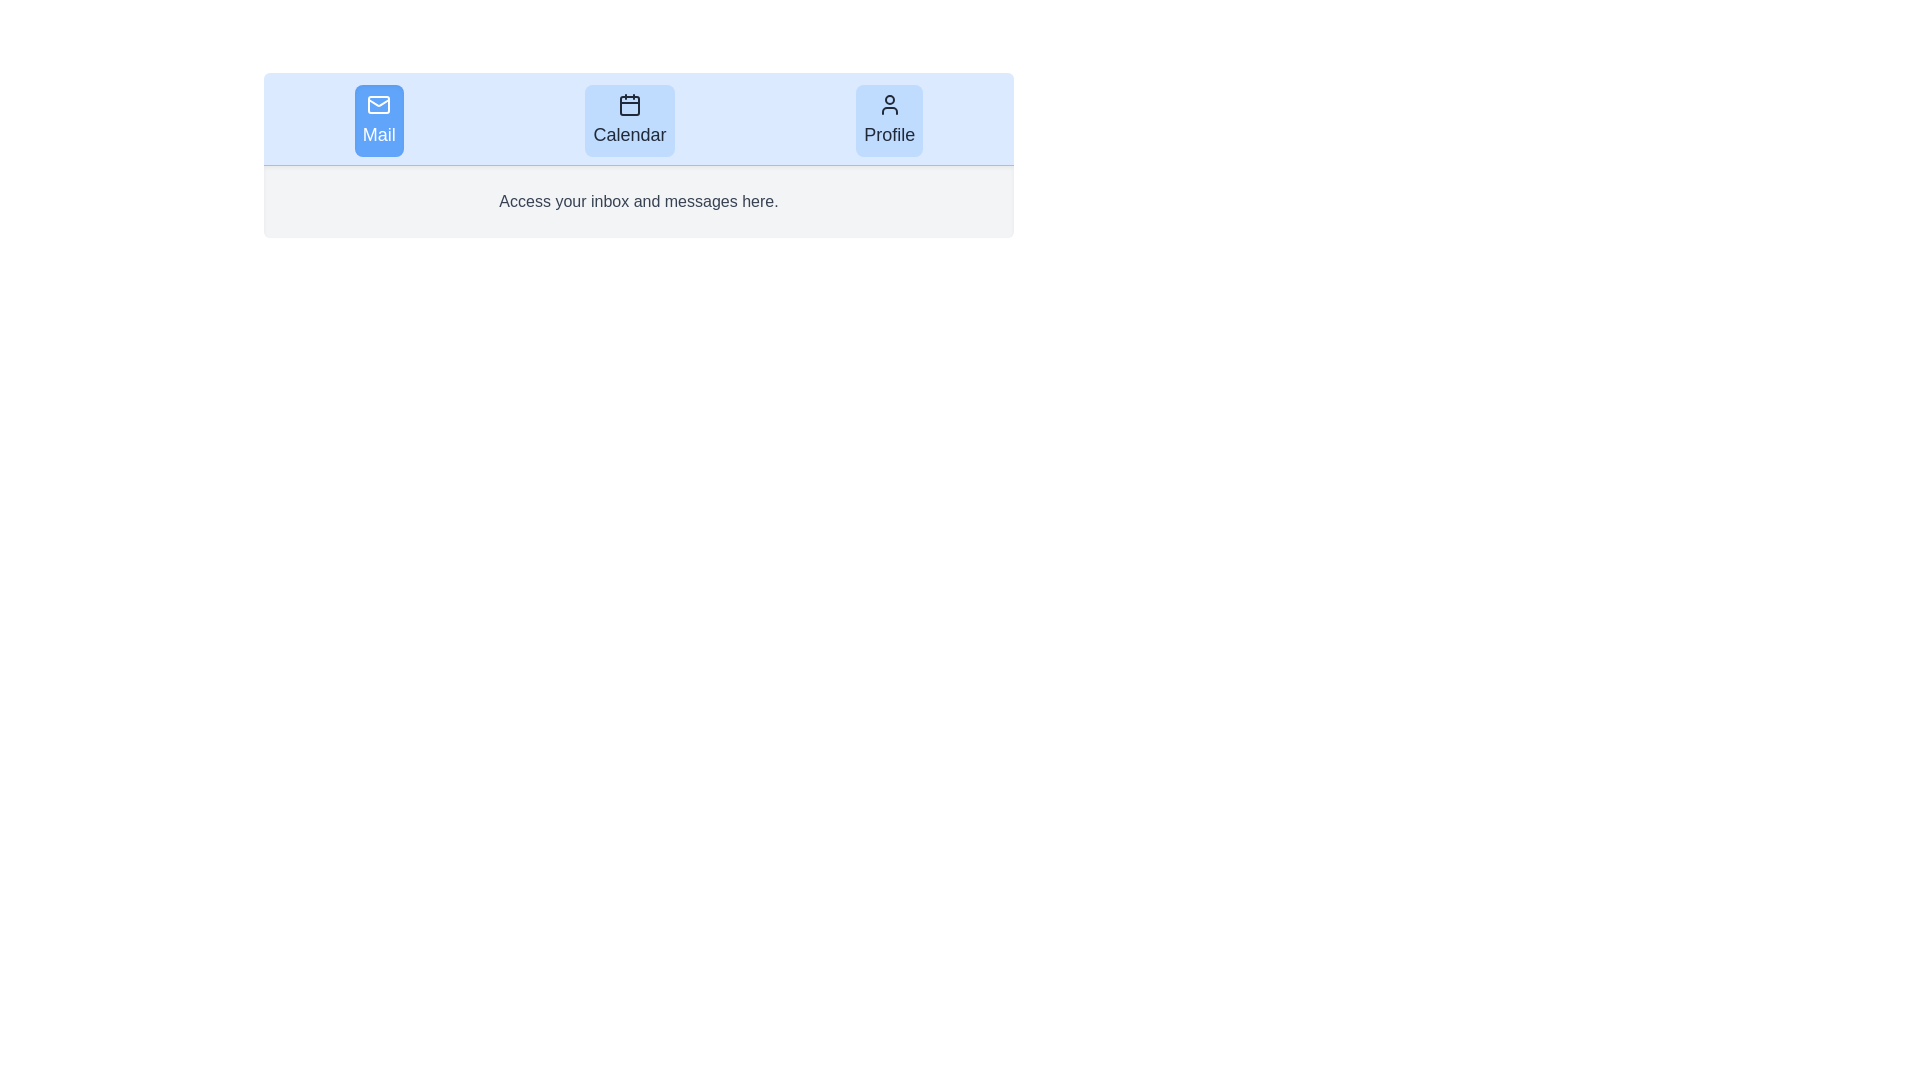 The height and width of the screenshot is (1080, 1920). What do you see at coordinates (887, 120) in the screenshot?
I see `the Profile tab to inspect its layout and styling` at bounding box center [887, 120].